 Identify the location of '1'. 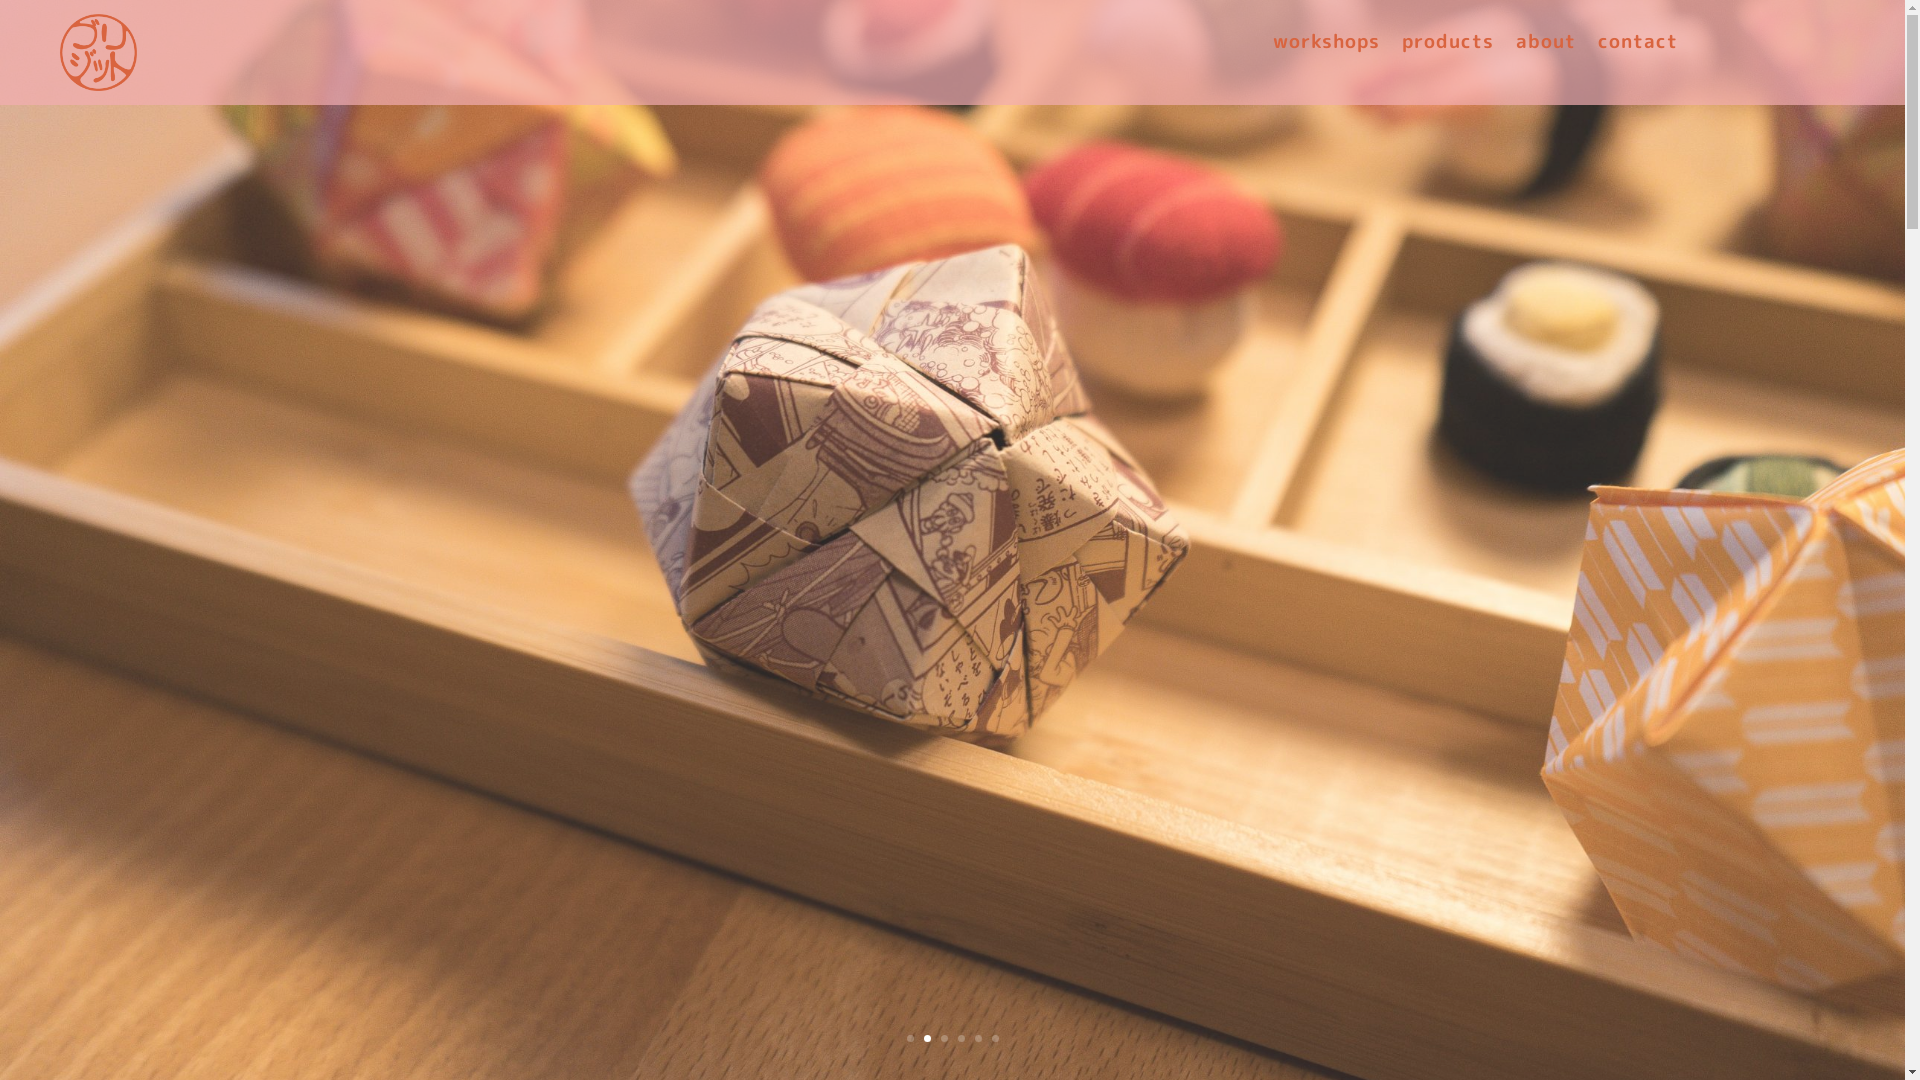
(908, 1037).